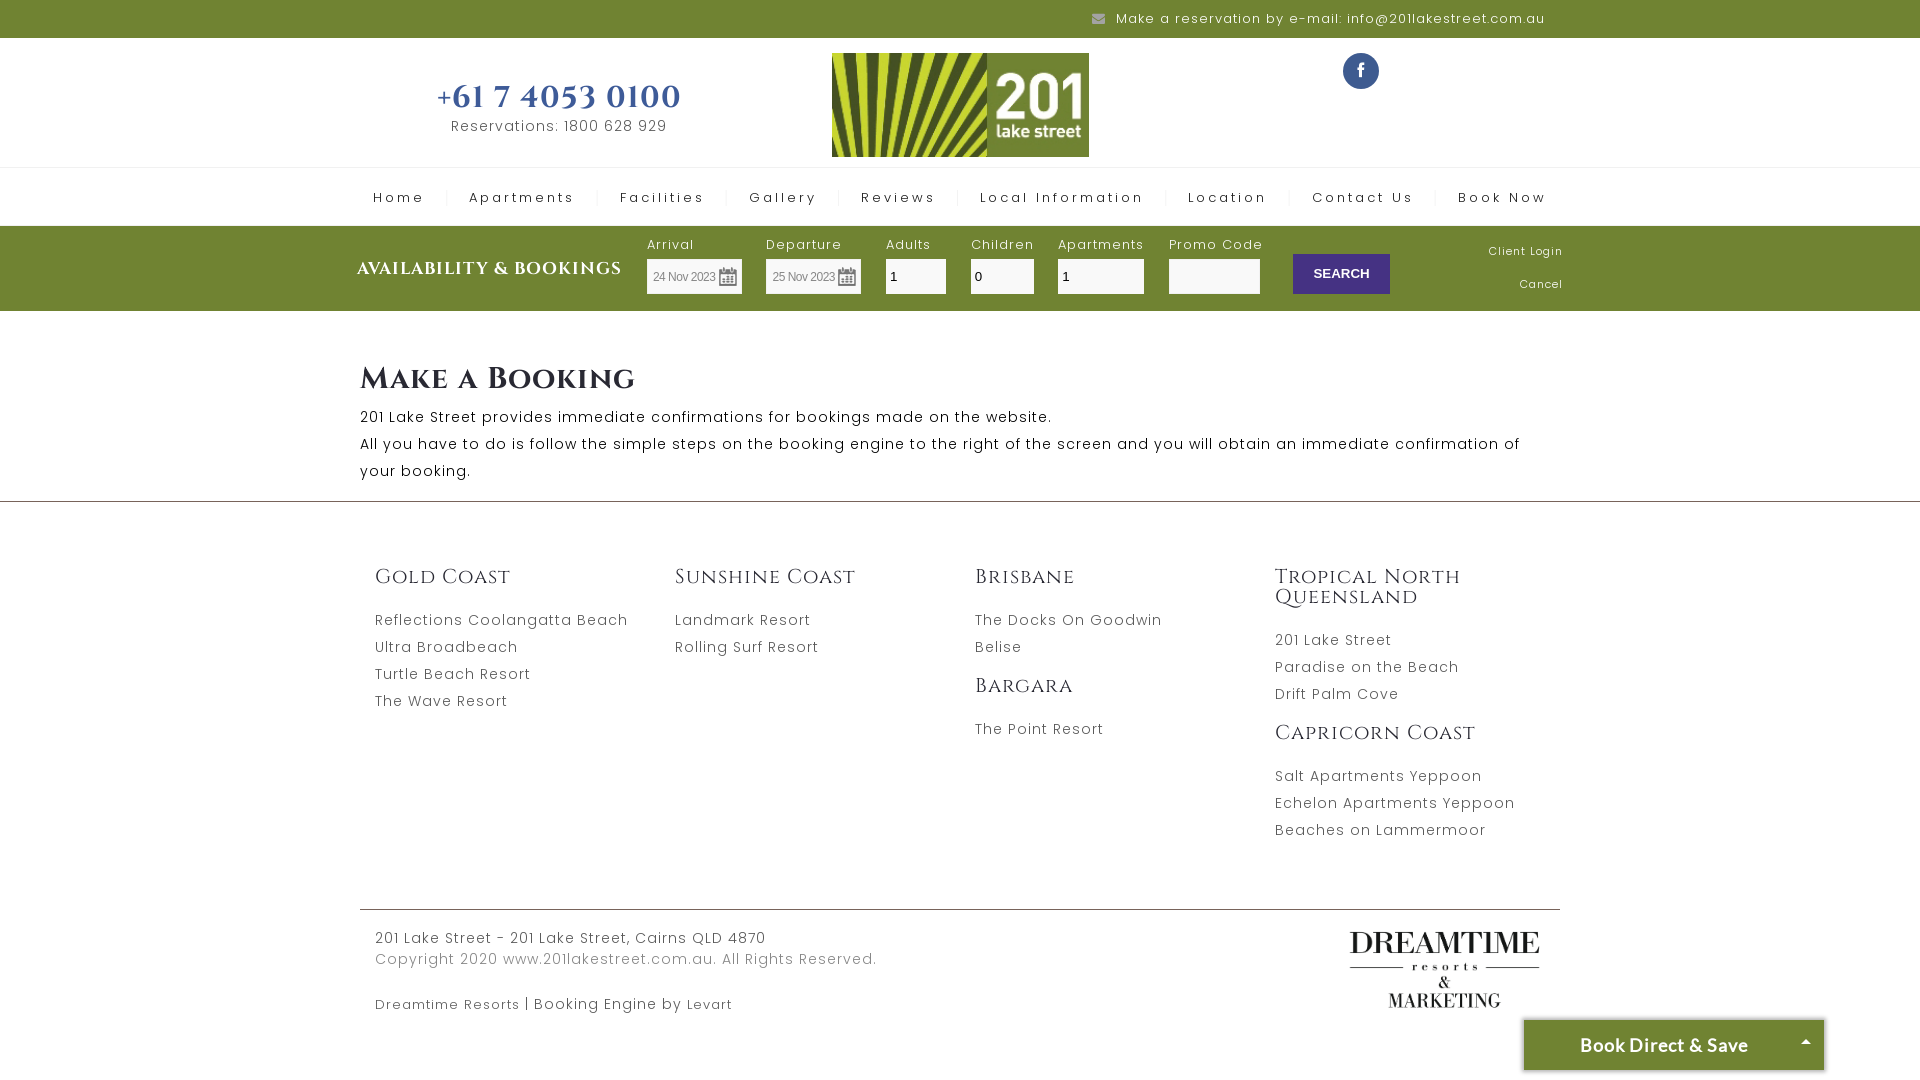 This screenshot has width=1920, height=1080. Describe the element at coordinates (374, 619) in the screenshot. I see `'Reflections Coolangatta Beach'` at that location.